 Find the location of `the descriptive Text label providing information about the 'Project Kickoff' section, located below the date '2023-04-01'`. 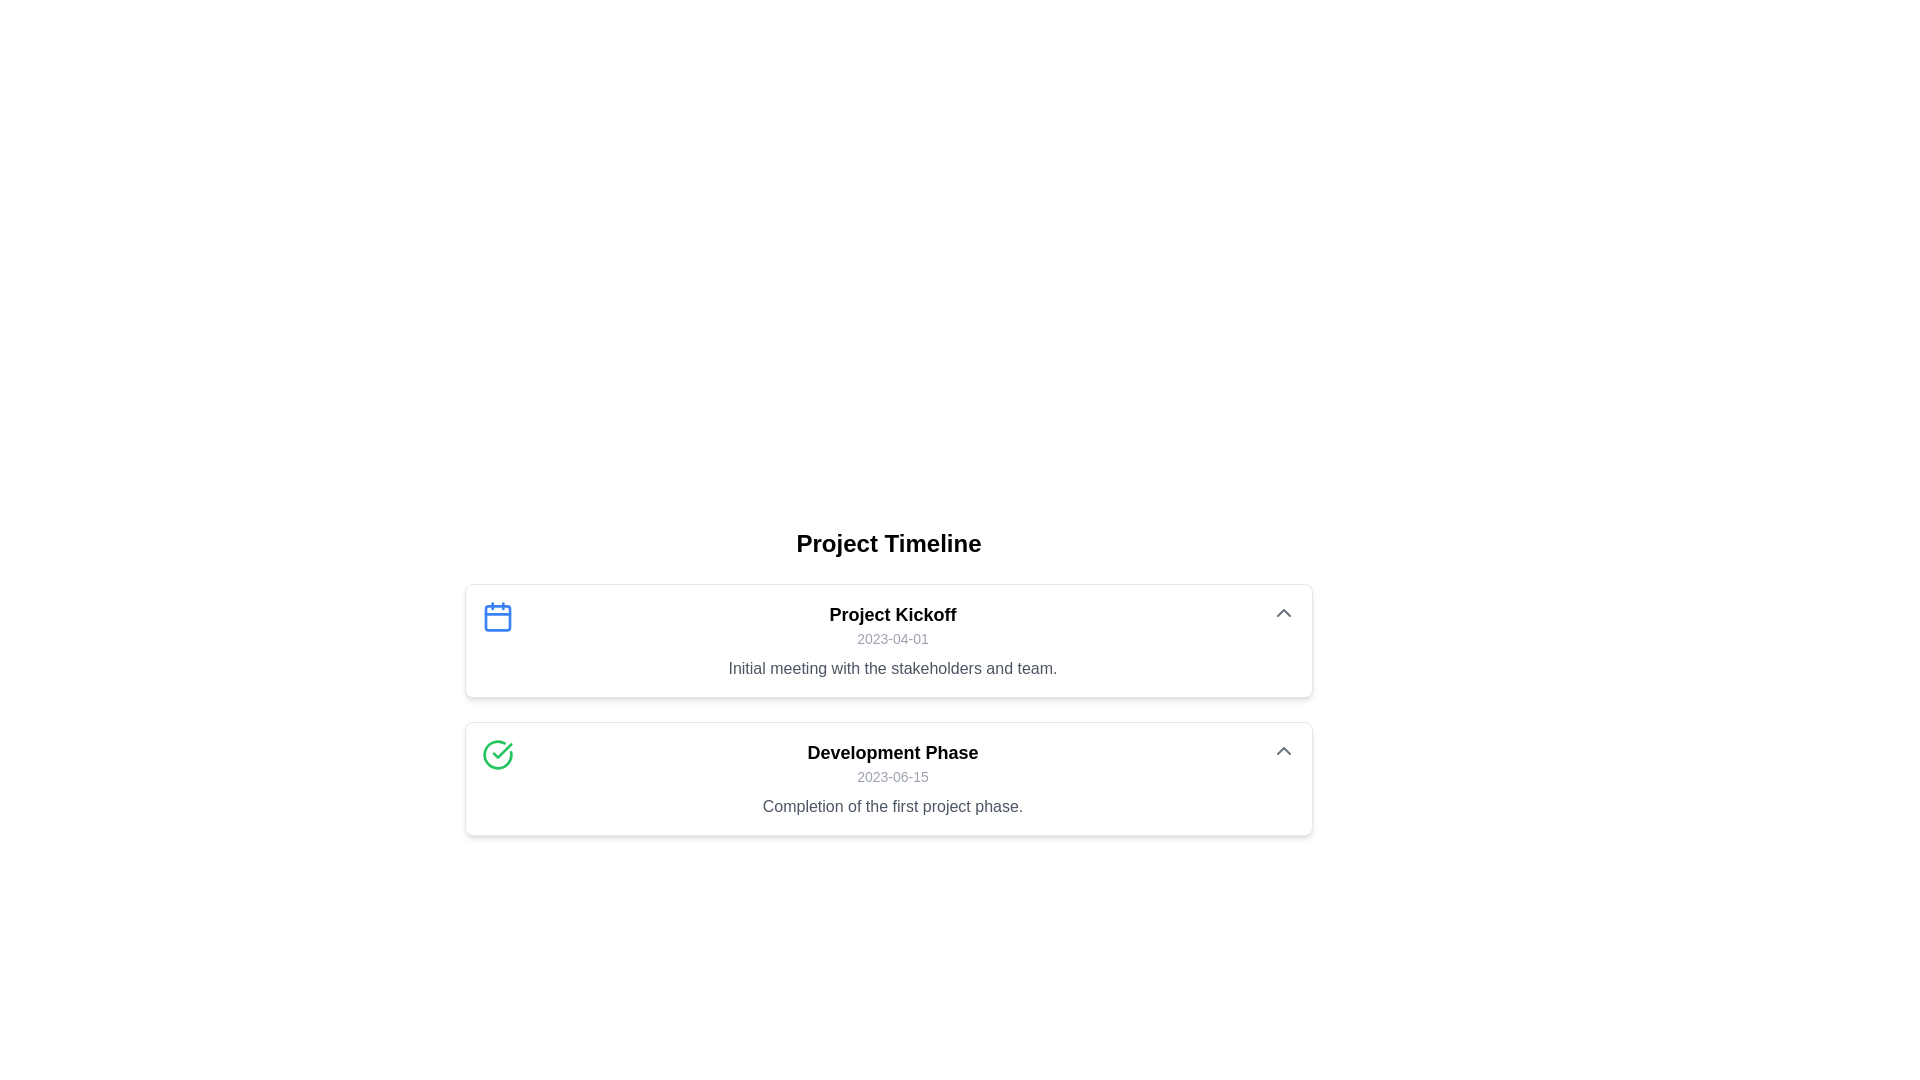

the descriptive Text label providing information about the 'Project Kickoff' section, located below the date '2023-04-01' is located at coordinates (891, 668).